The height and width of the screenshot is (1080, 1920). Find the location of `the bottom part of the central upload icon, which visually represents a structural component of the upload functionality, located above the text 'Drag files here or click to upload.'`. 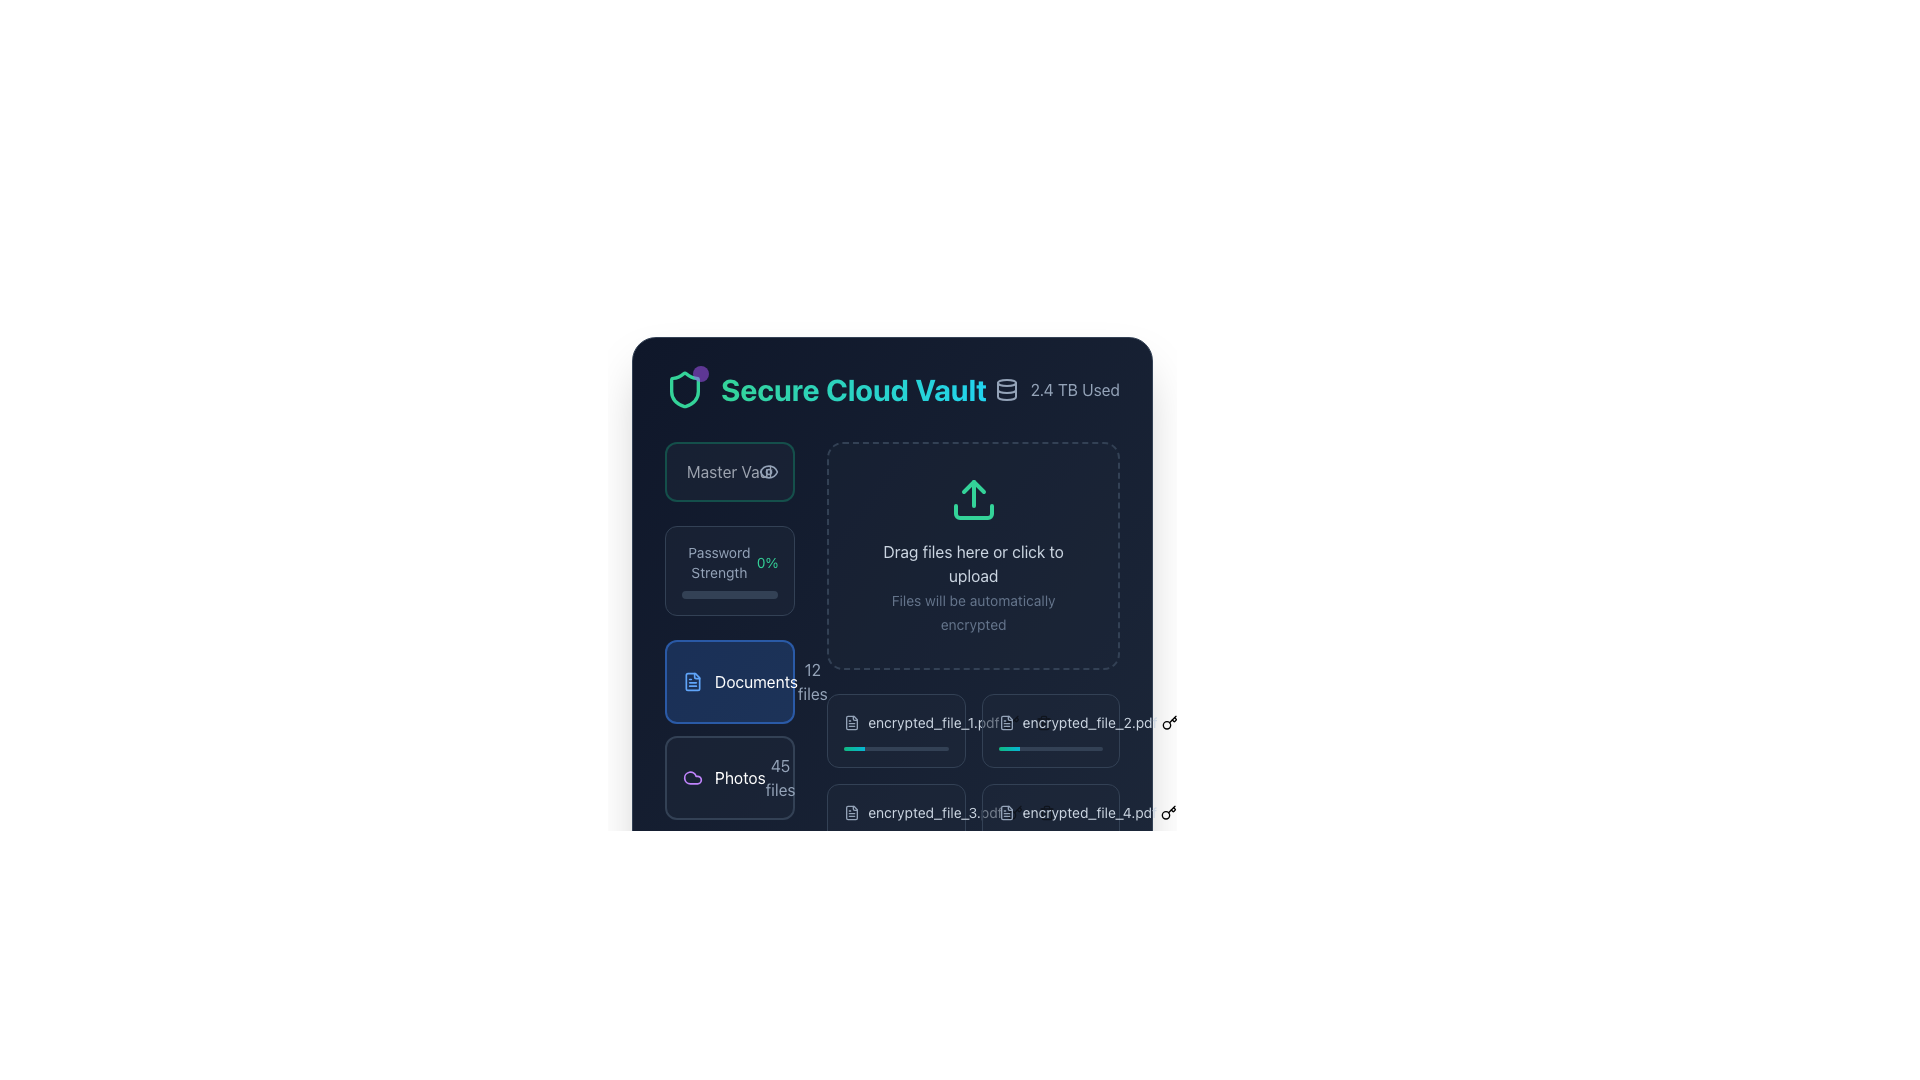

the bottom part of the central upload icon, which visually represents a structural component of the upload functionality, located above the text 'Drag files here or click to upload.' is located at coordinates (973, 511).